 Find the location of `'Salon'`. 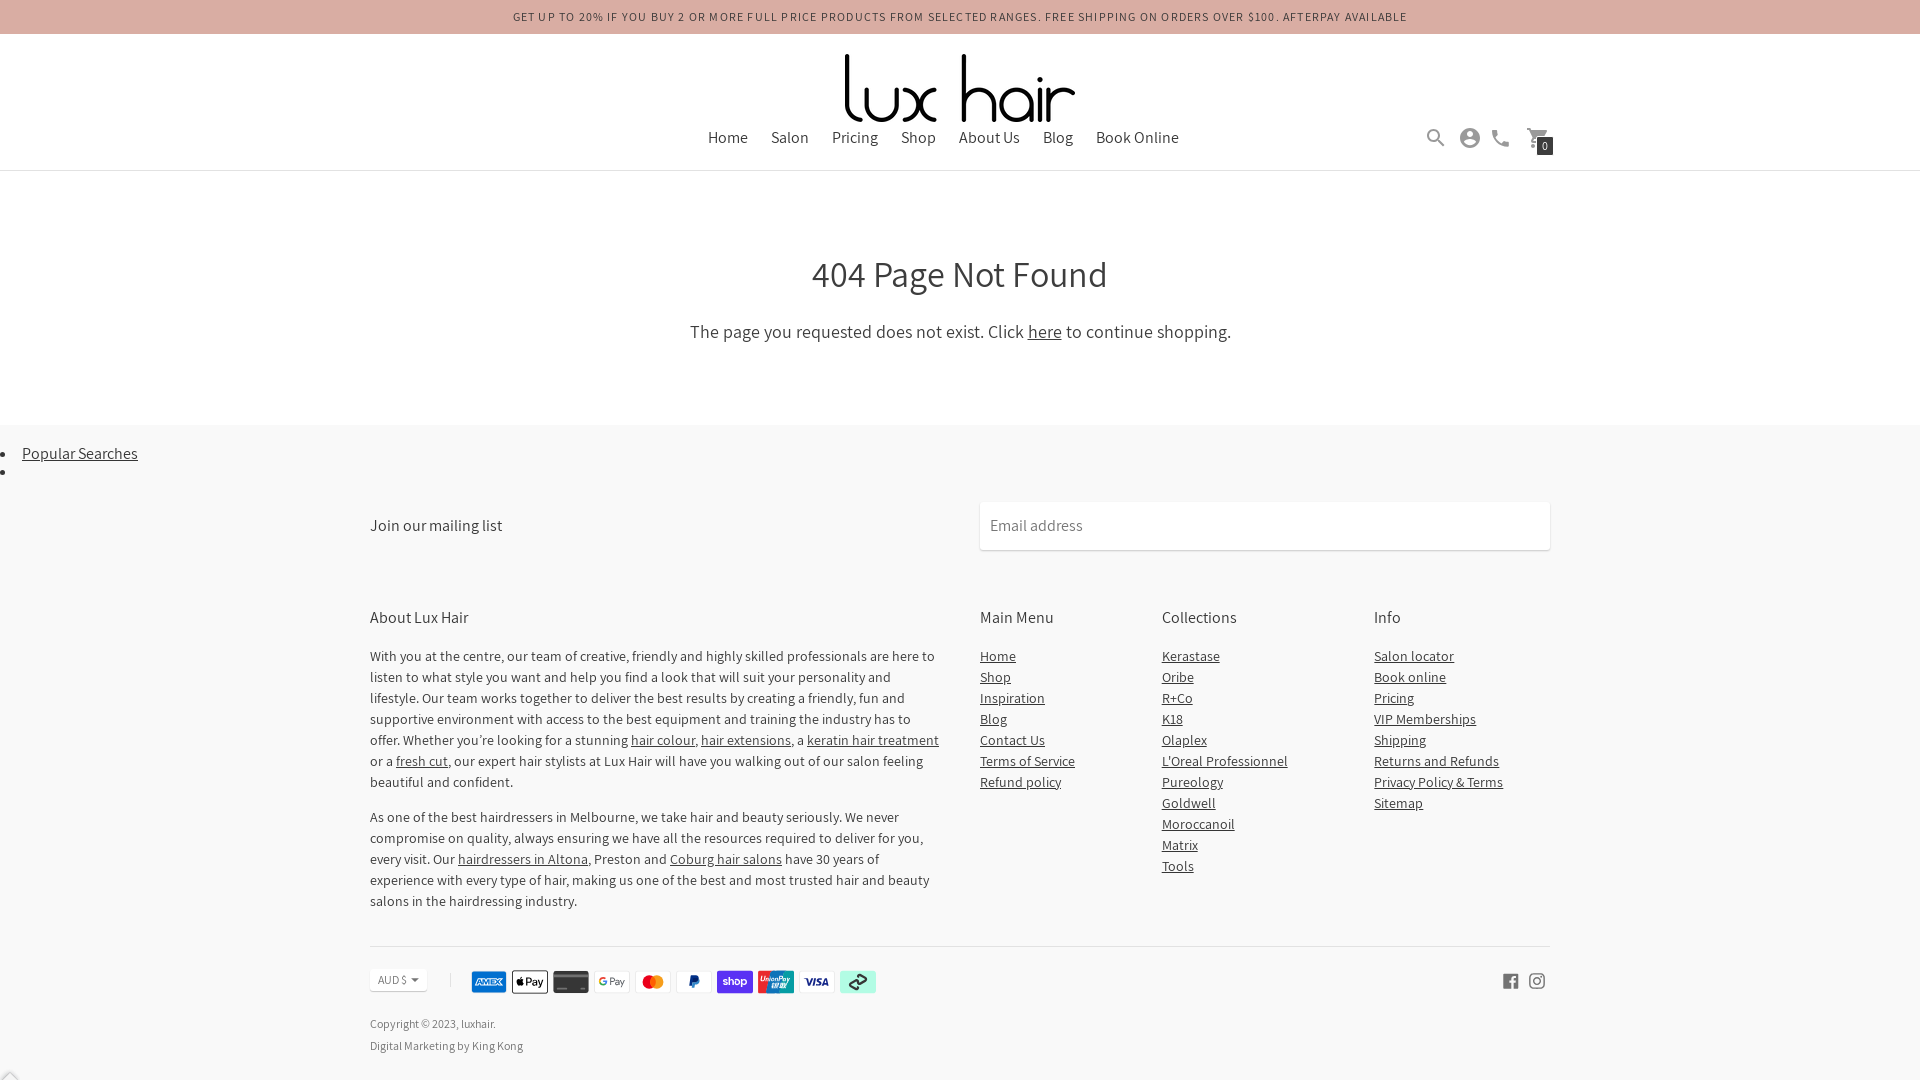

'Salon' is located at coordinates (787, 136).